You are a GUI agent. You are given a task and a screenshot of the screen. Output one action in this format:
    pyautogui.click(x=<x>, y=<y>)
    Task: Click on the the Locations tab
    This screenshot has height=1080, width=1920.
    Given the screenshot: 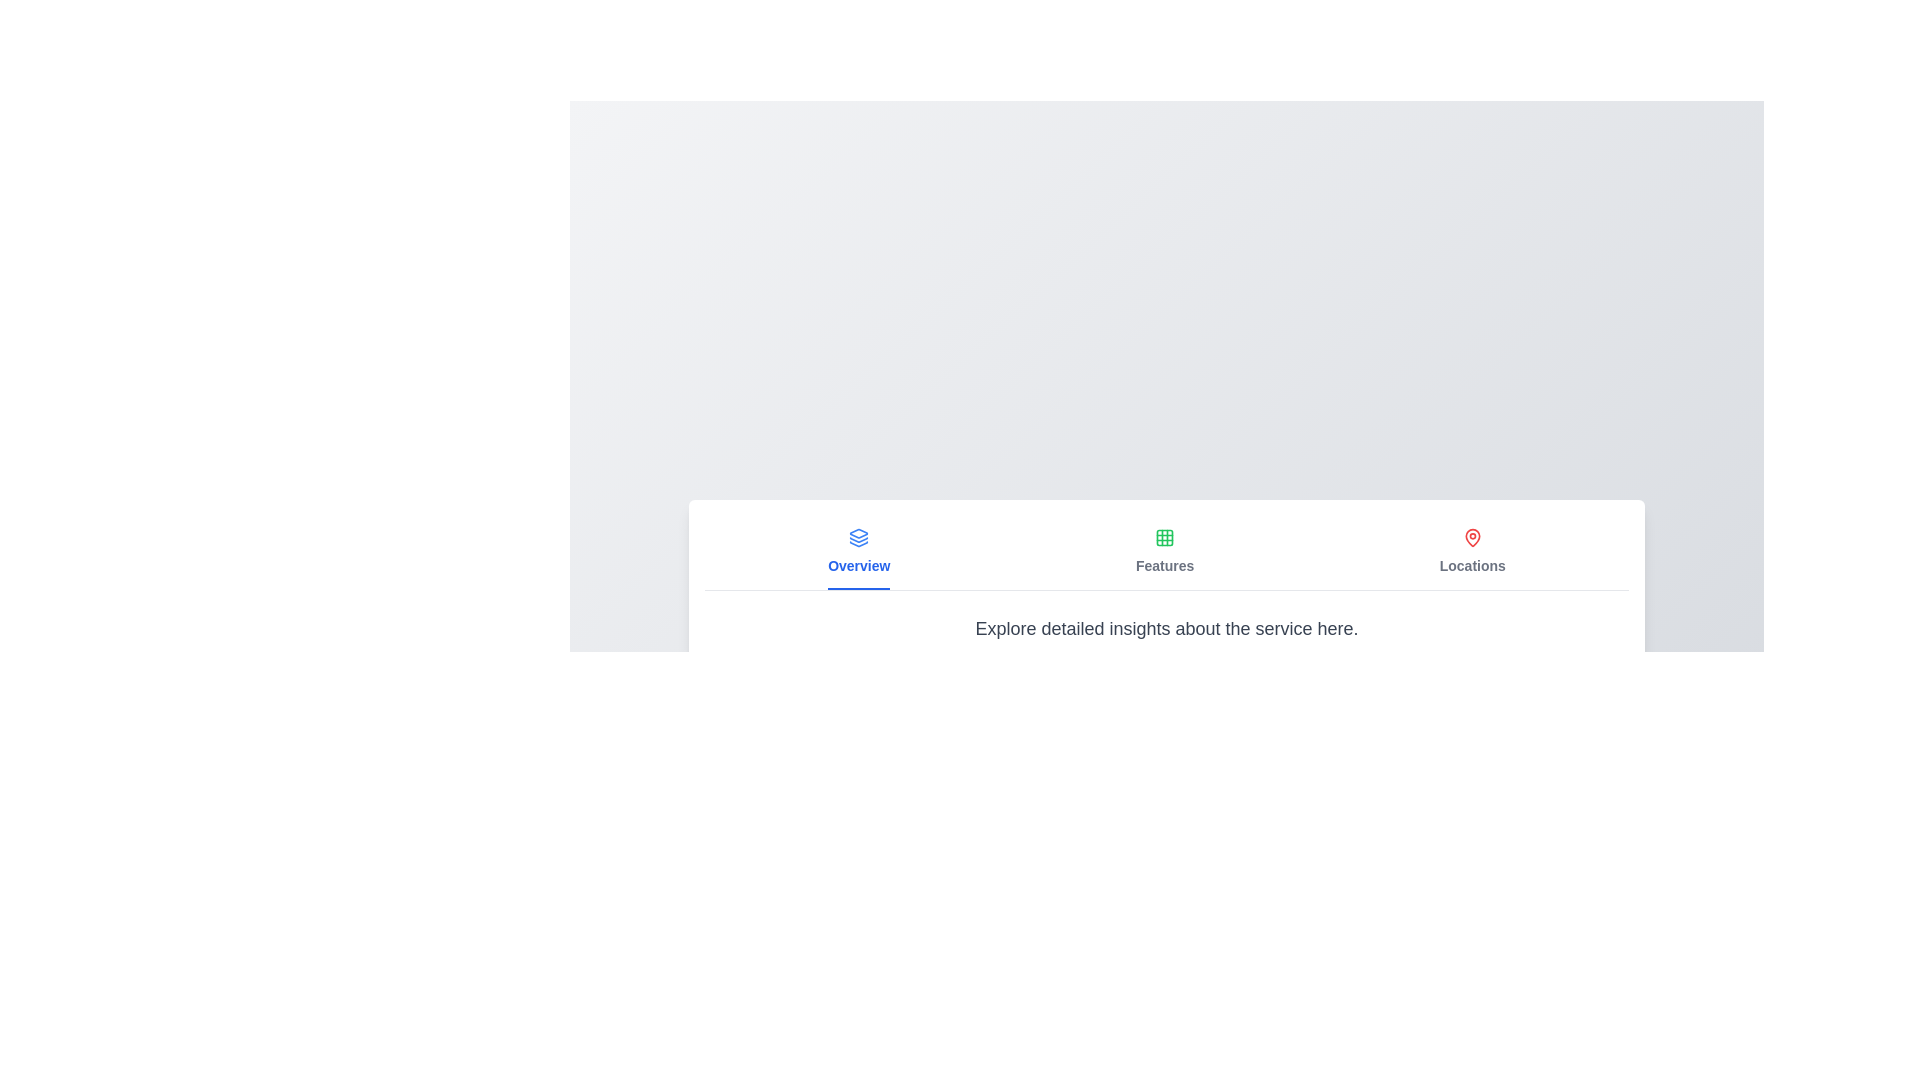 What is the action you would take?
    pyautogui.click(x=1472, y=552)
    